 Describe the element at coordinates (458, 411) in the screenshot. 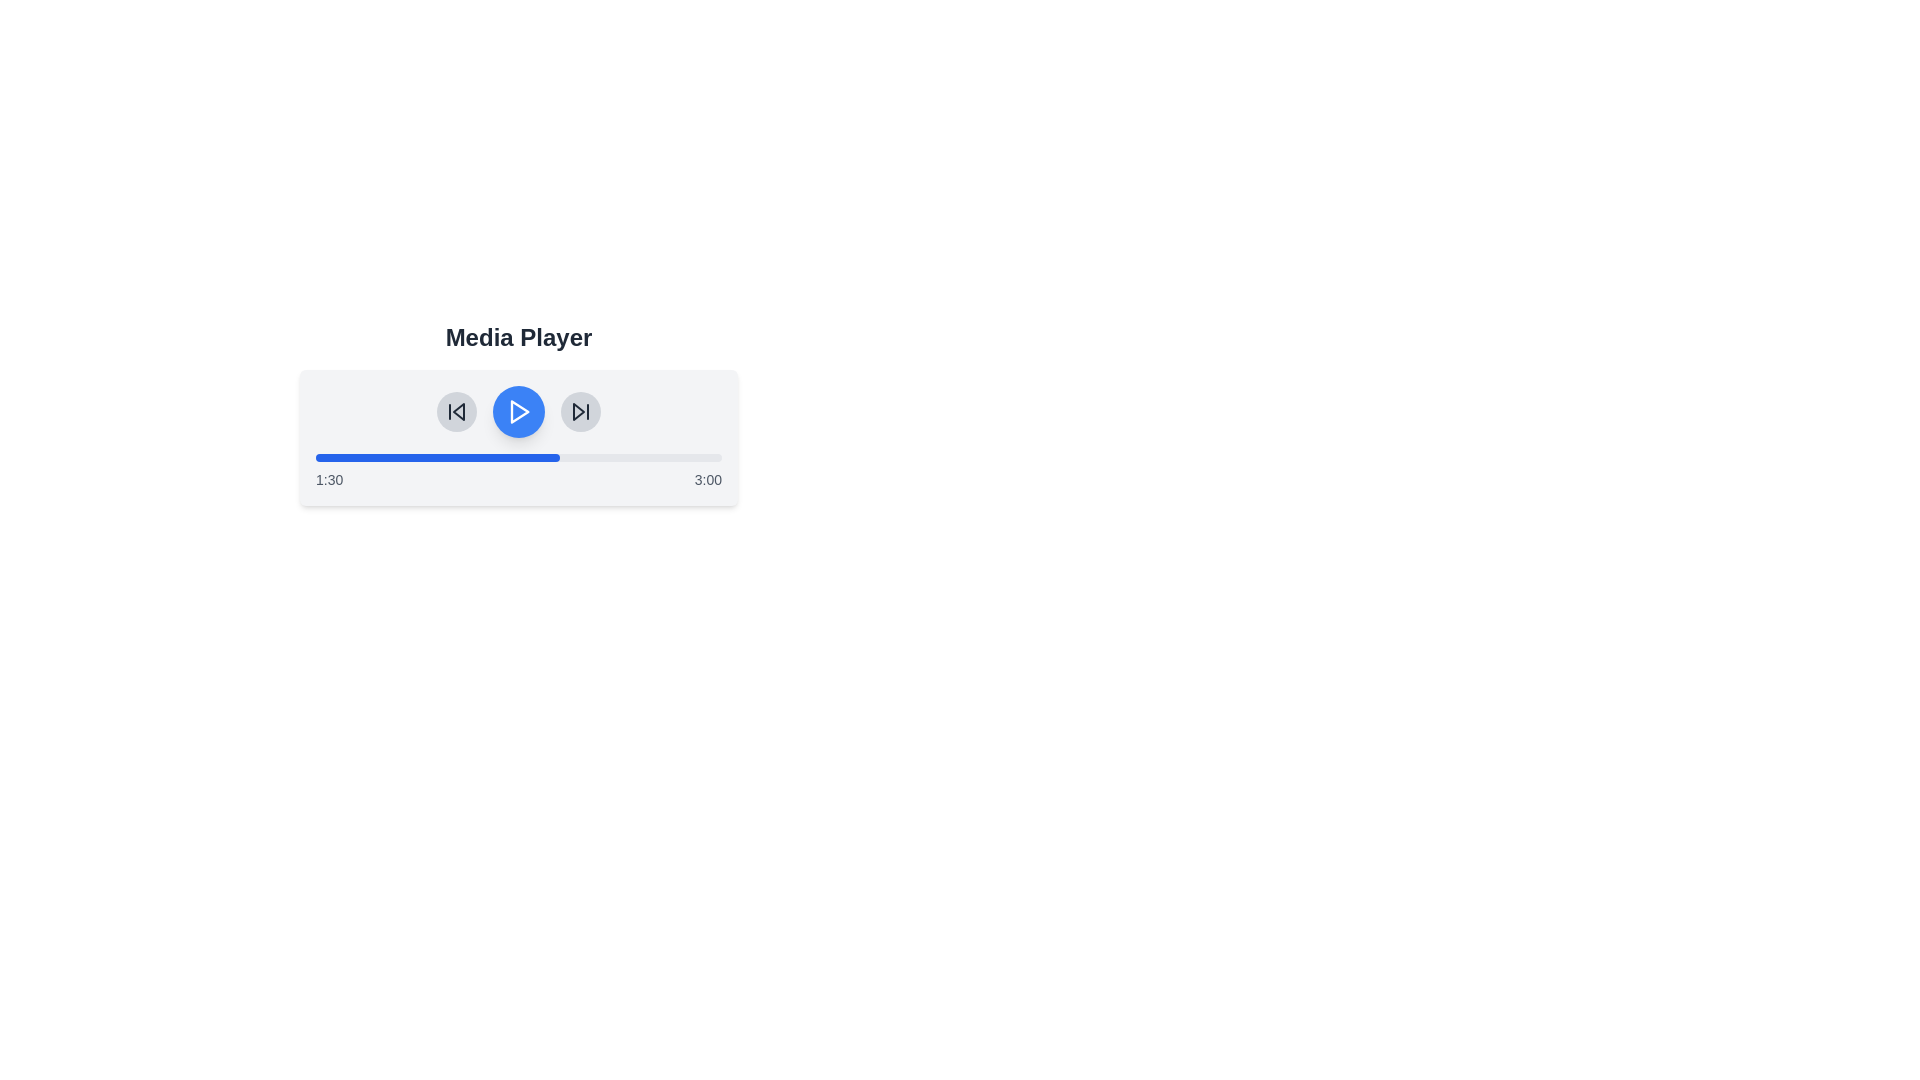

I see `the left-pointing arrow icon of the 'Skip Back' button in the media player interface` at that location.